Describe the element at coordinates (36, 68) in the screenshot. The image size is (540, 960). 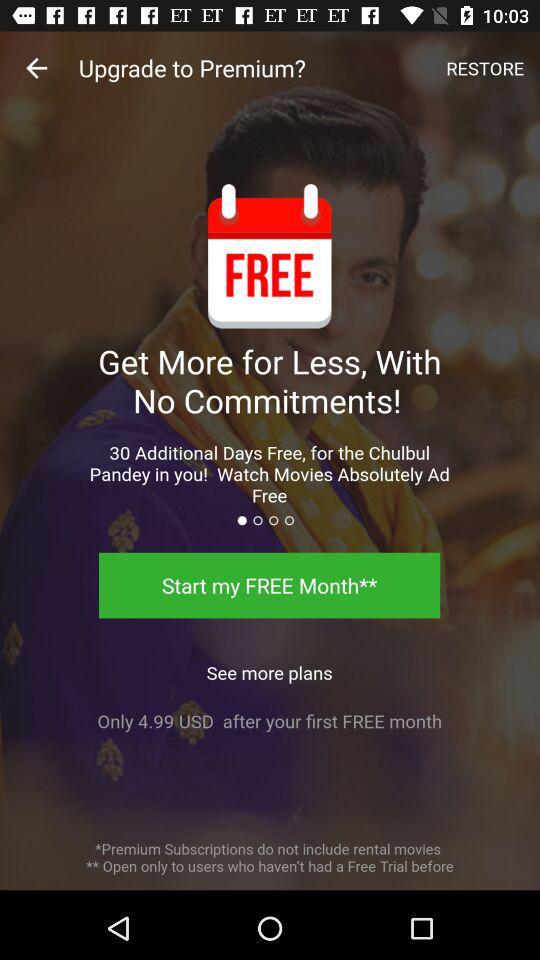
I see `the app to the left of the upgrade to premium? app` at that location.